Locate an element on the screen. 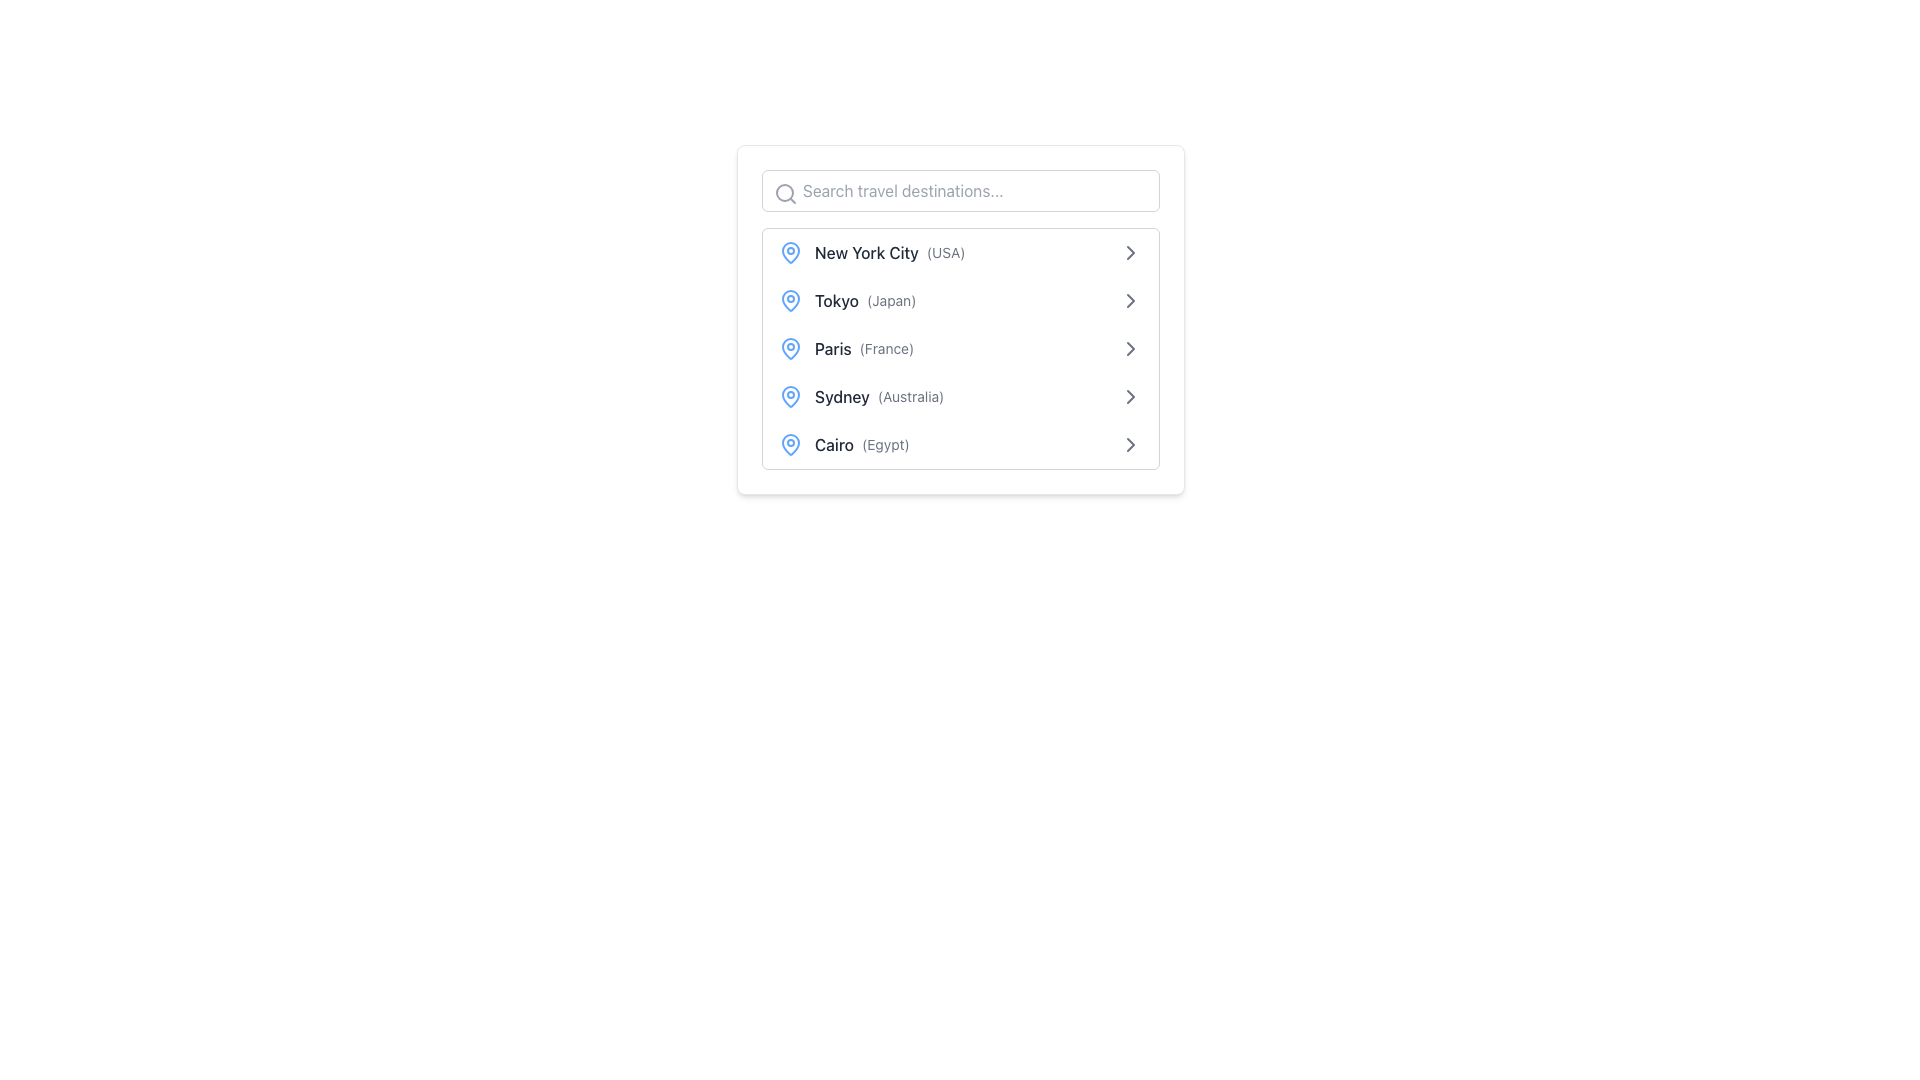  the blue map pin icon located to the left of the text label 'Sydney' is located at coordinates (790, 397).